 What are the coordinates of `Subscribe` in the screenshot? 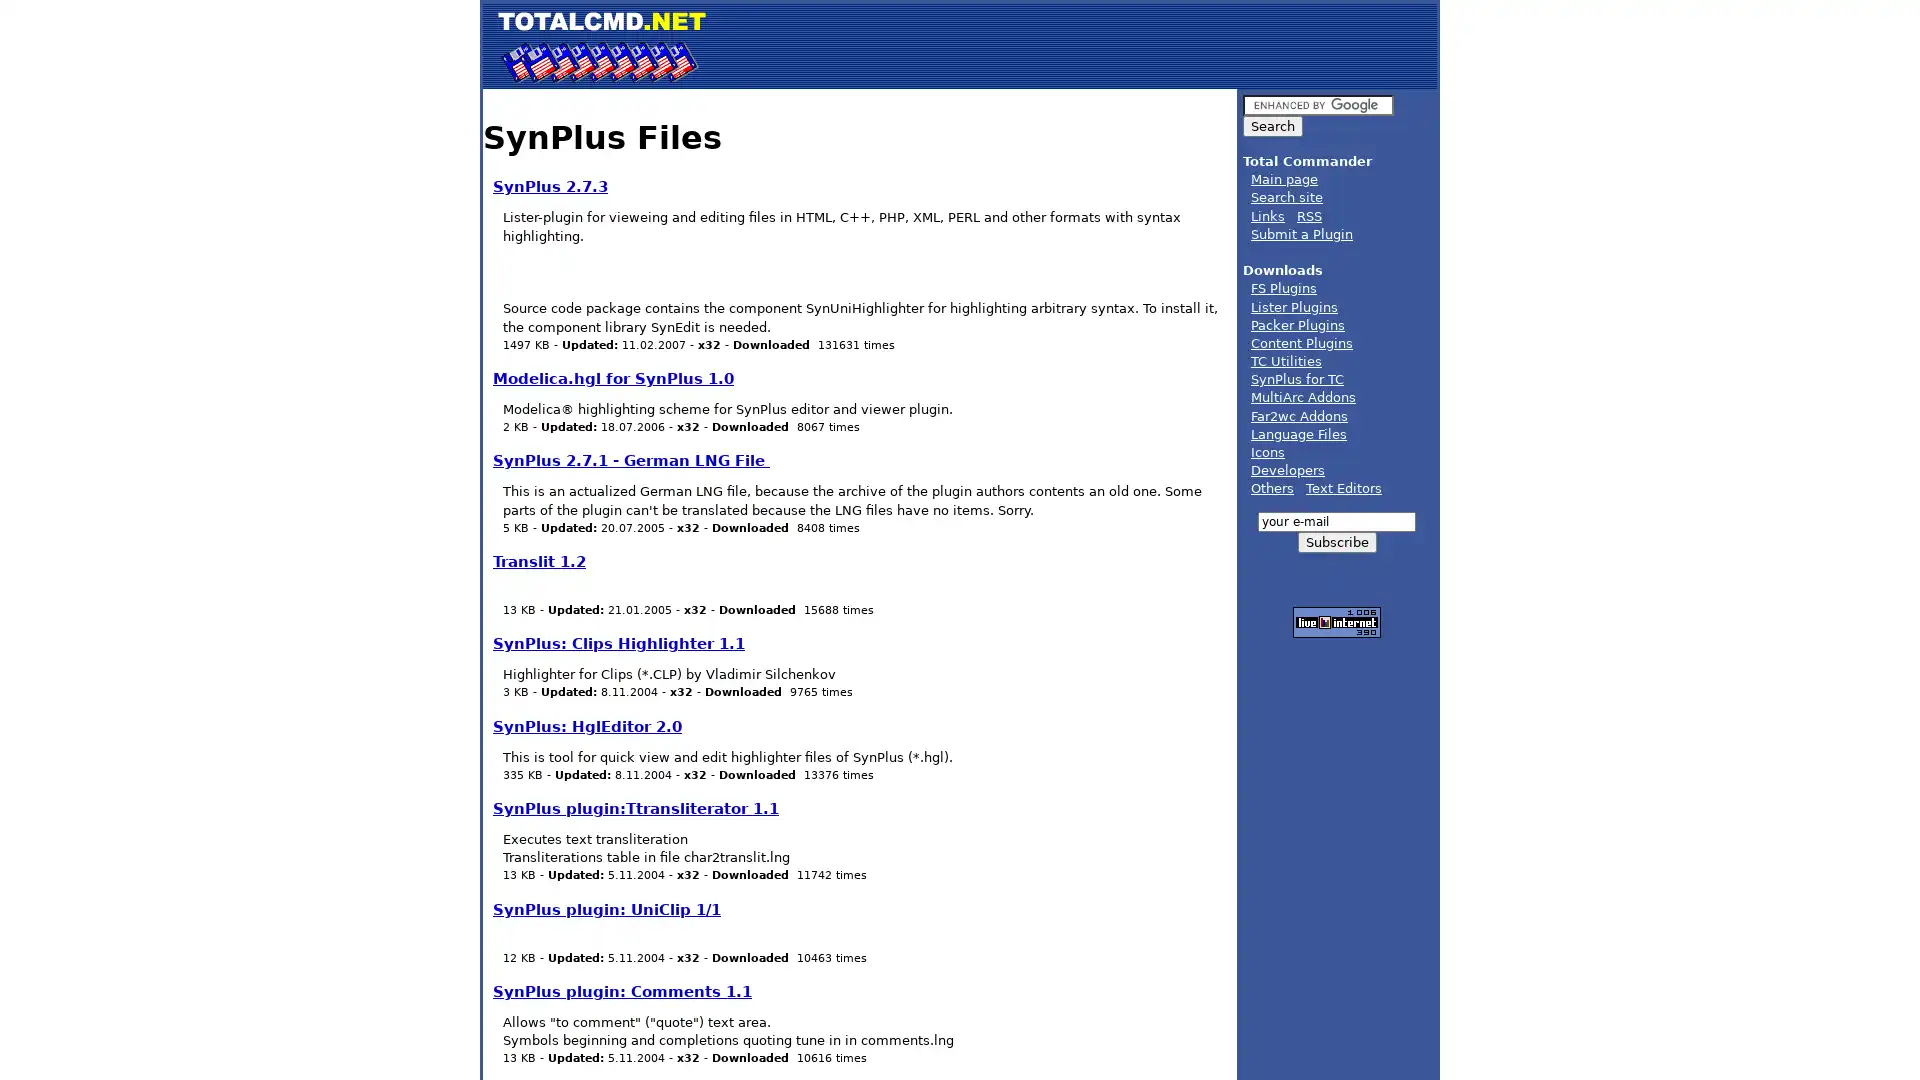 It's located at (1336, 541).